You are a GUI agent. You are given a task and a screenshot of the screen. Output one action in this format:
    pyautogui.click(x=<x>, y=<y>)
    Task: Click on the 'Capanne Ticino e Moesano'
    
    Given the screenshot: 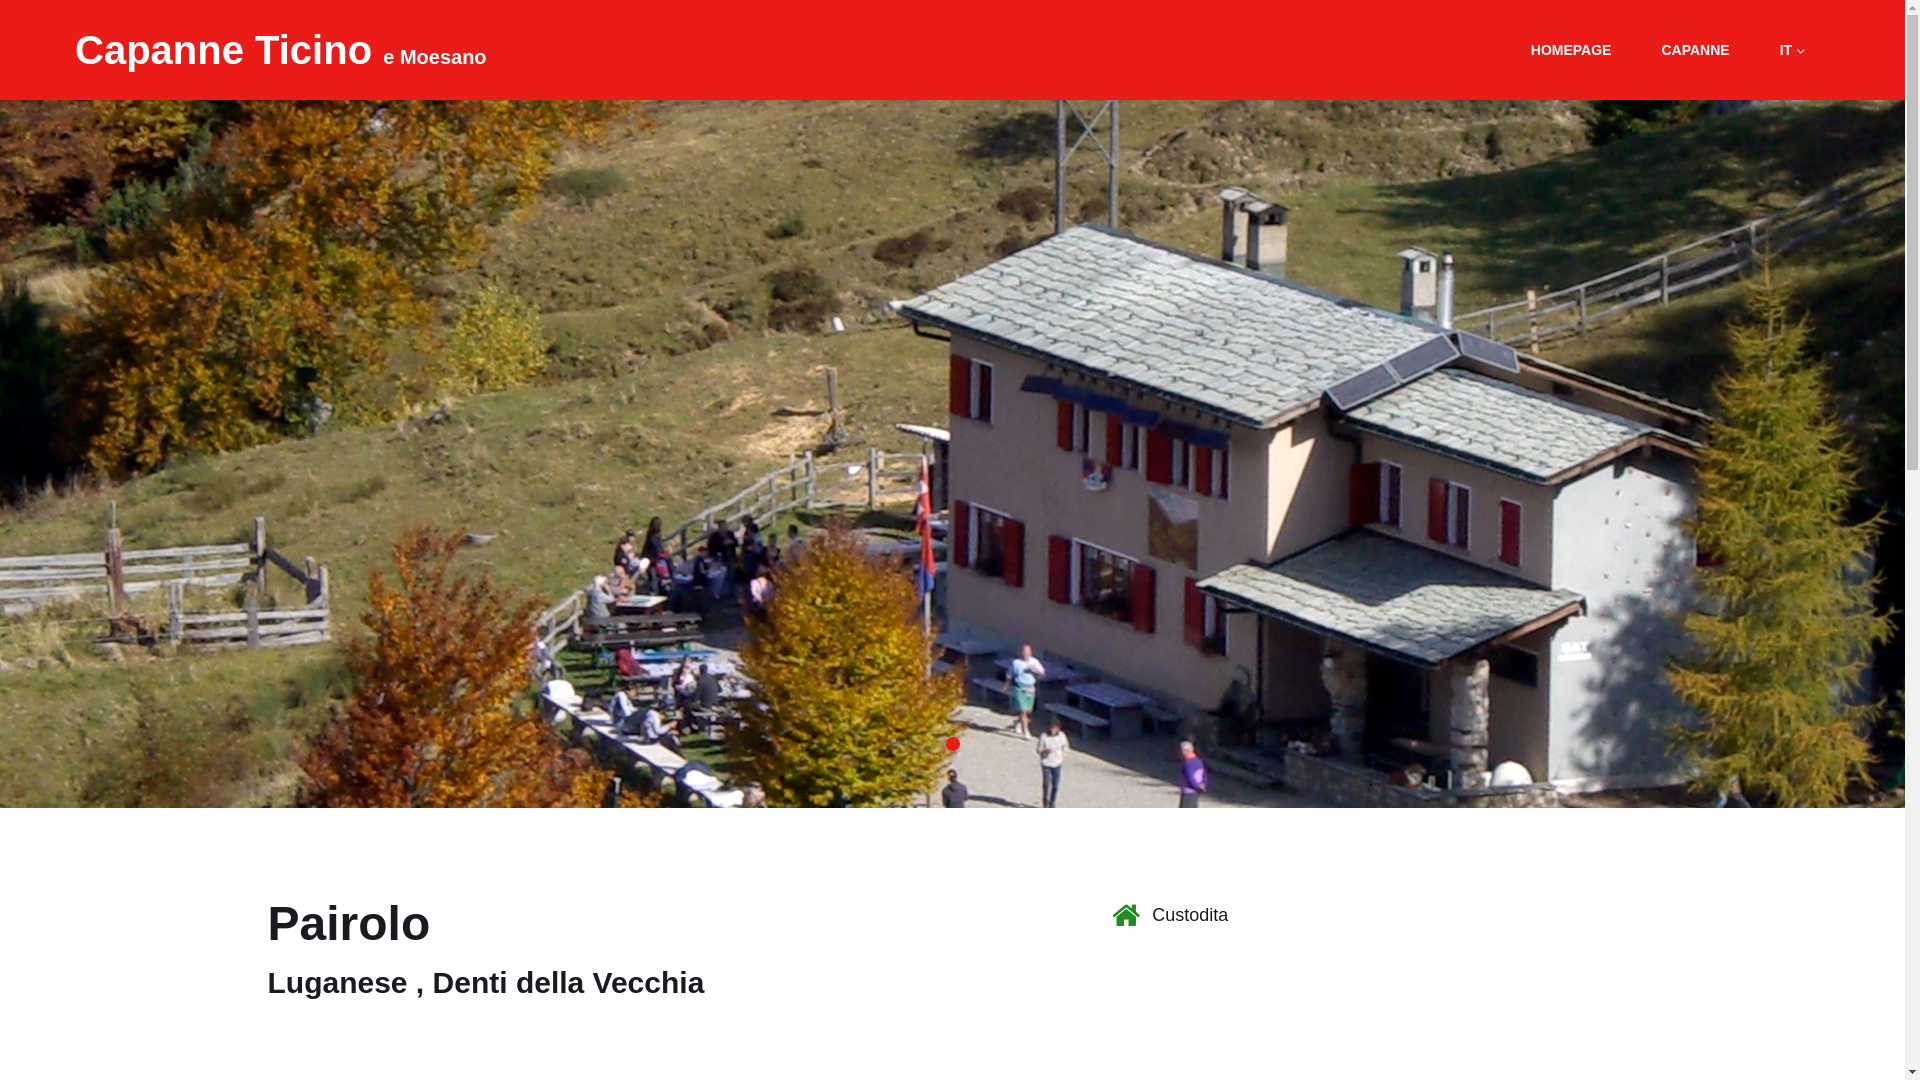 What is the action you would take?
    pyautogui.click(x=280, y=52)
    